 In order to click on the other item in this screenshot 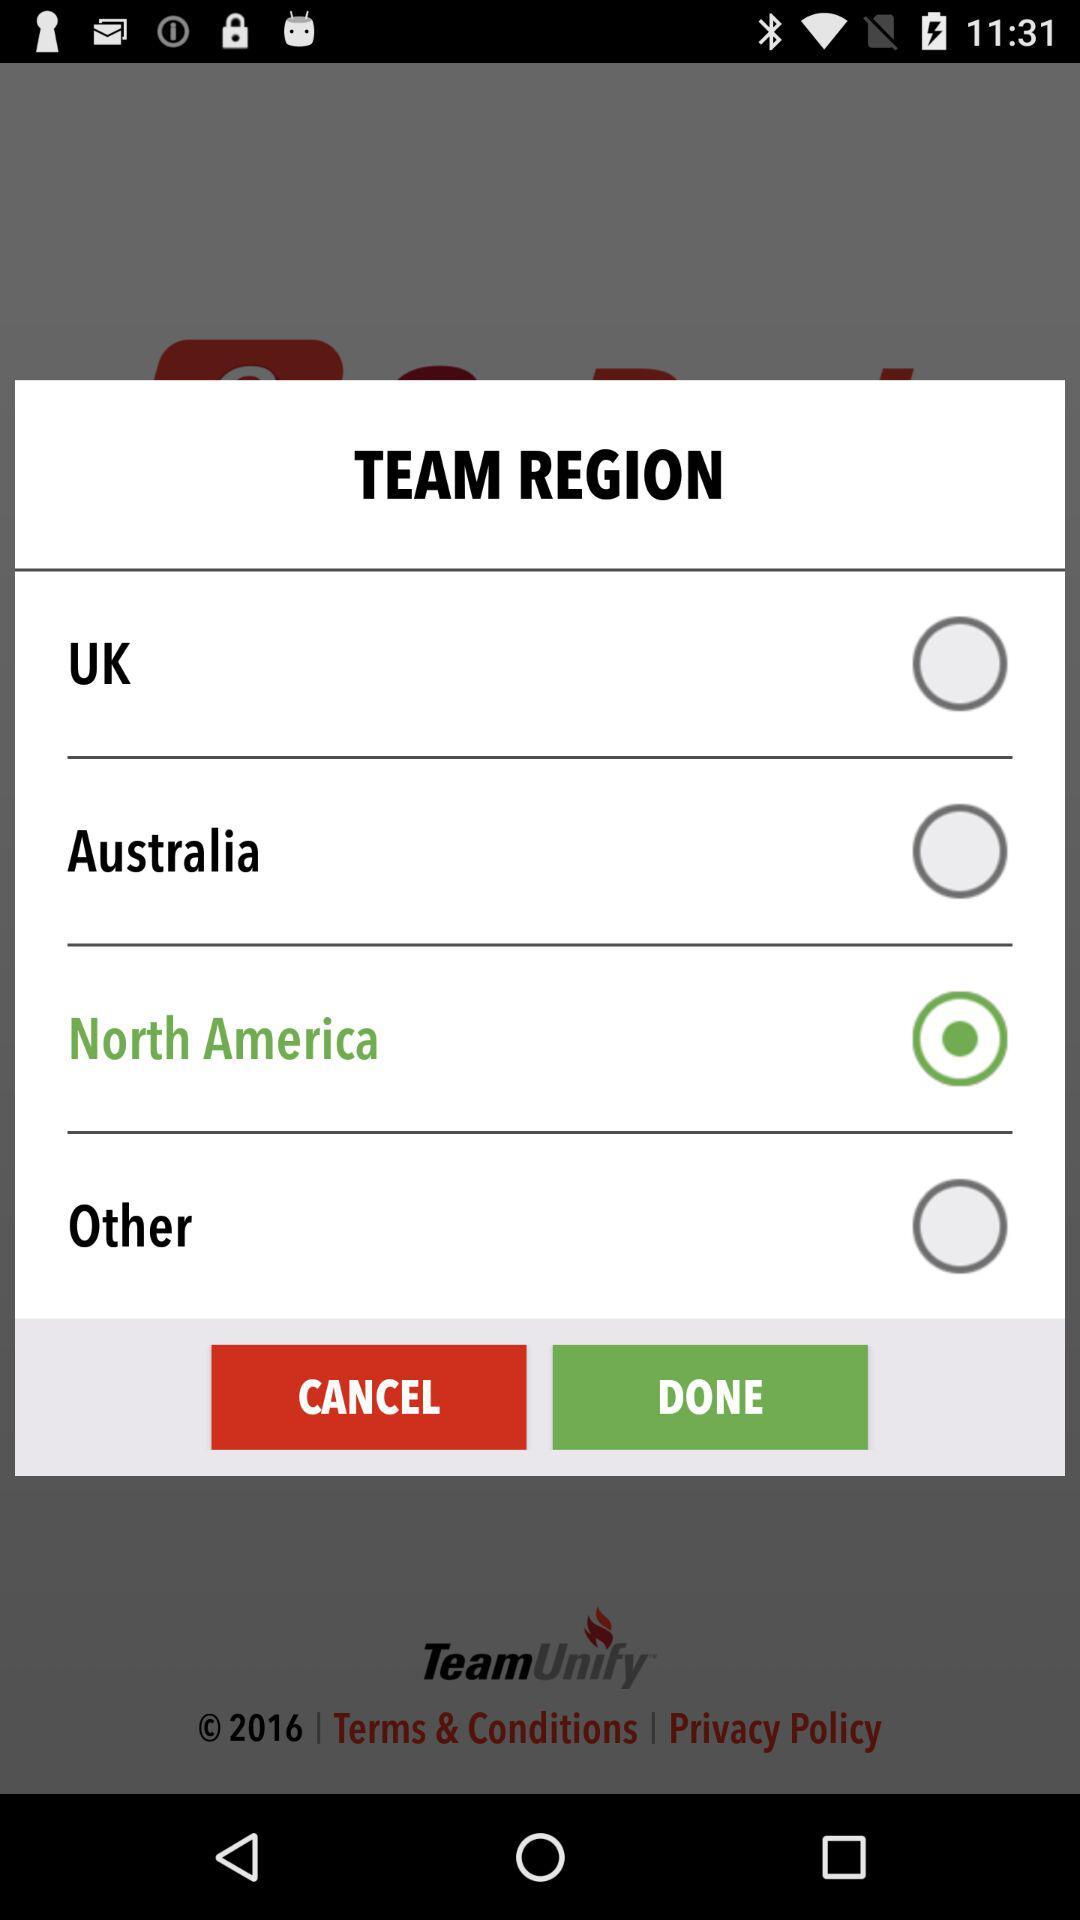, I will do `click(553, 1225)`.